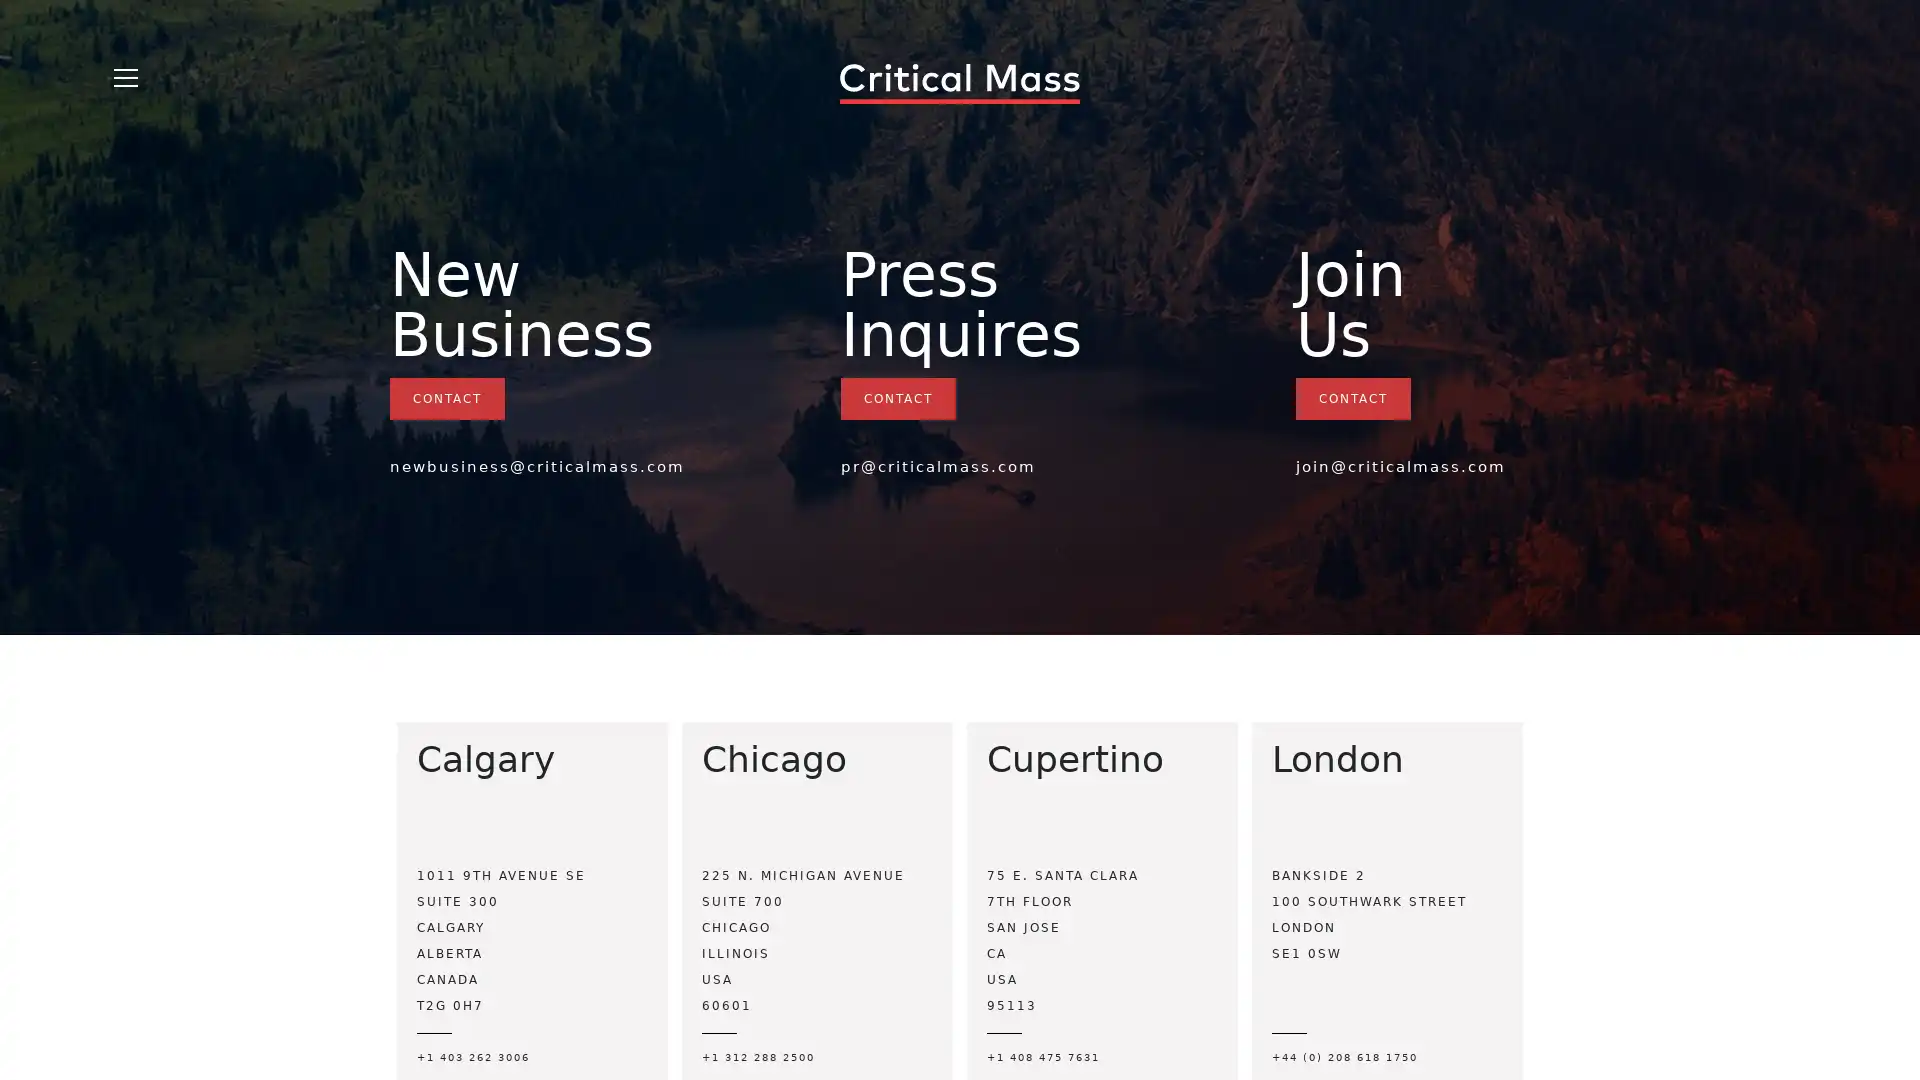 The height and width of the screenshot is (1080, 1920). I want to click on Open Menu, so click(124, 80).